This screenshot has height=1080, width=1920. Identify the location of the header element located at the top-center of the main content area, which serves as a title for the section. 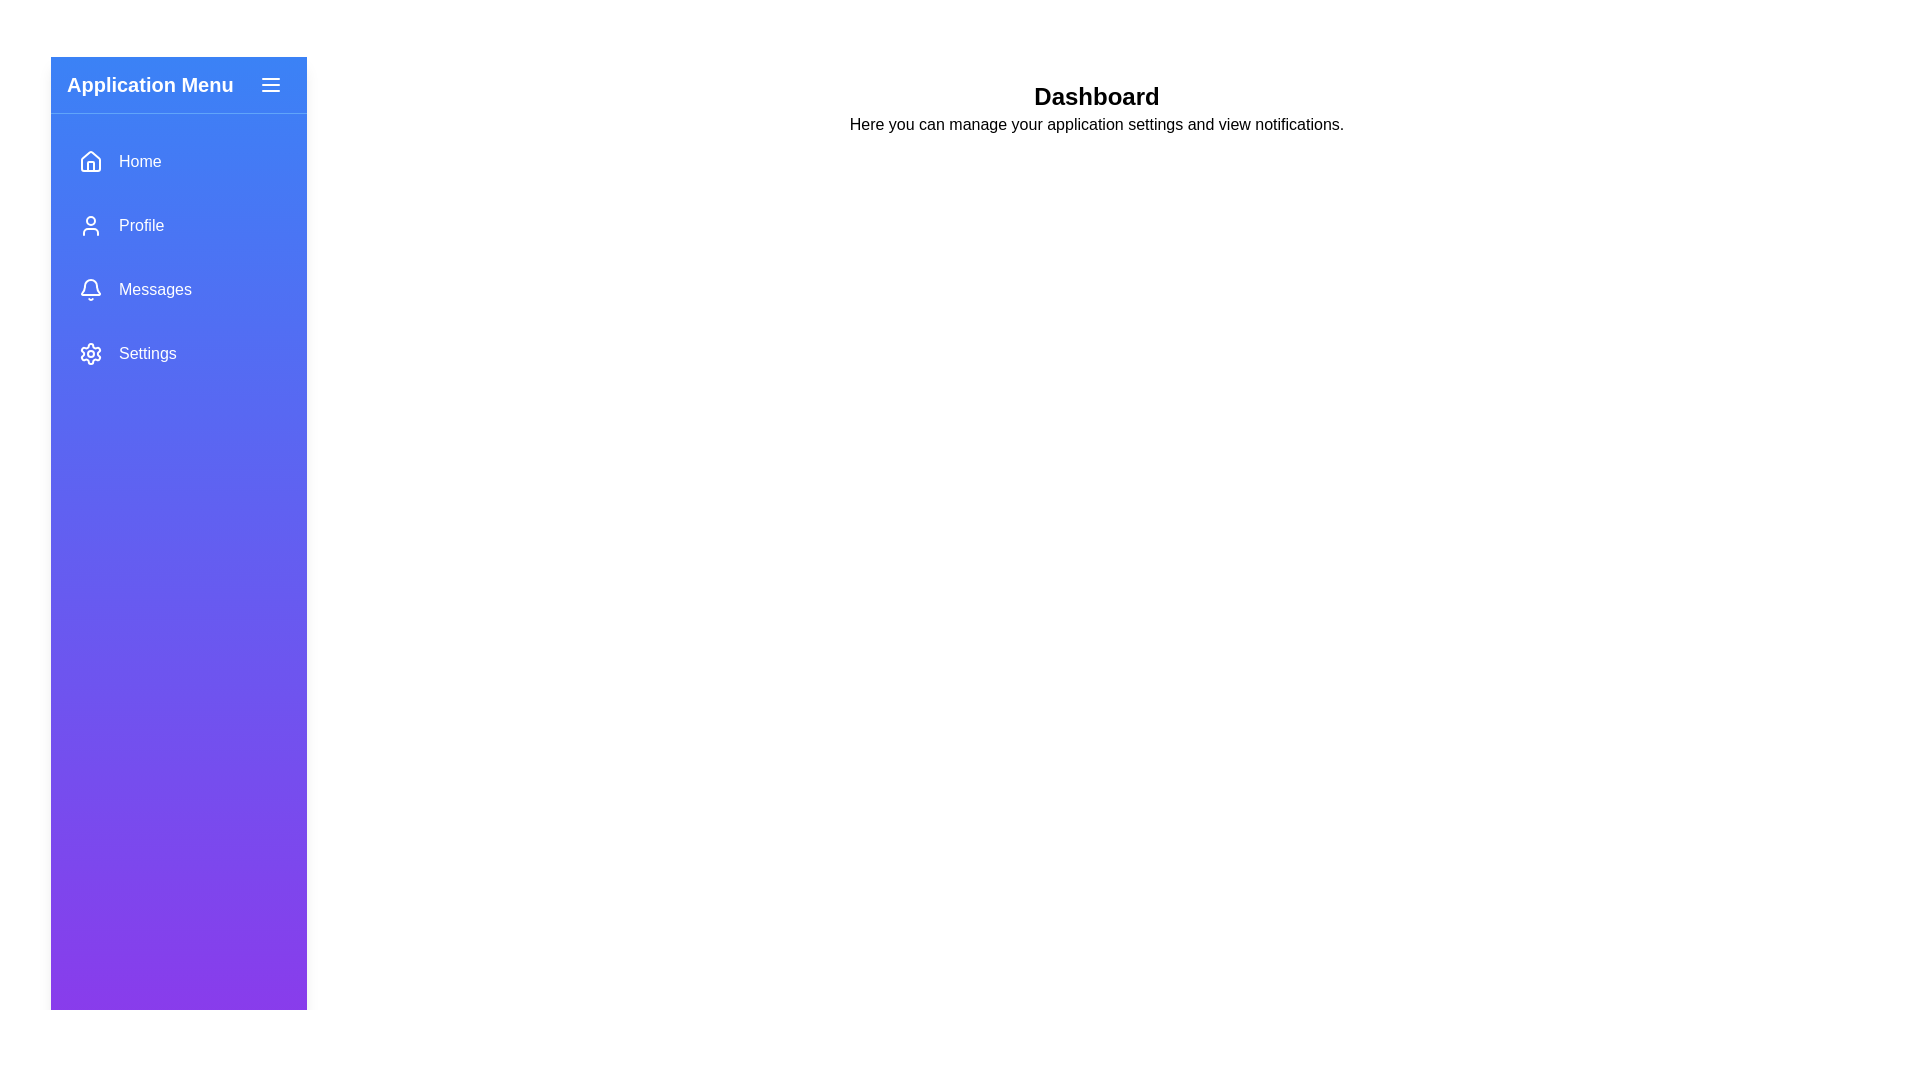
(1096, 96).